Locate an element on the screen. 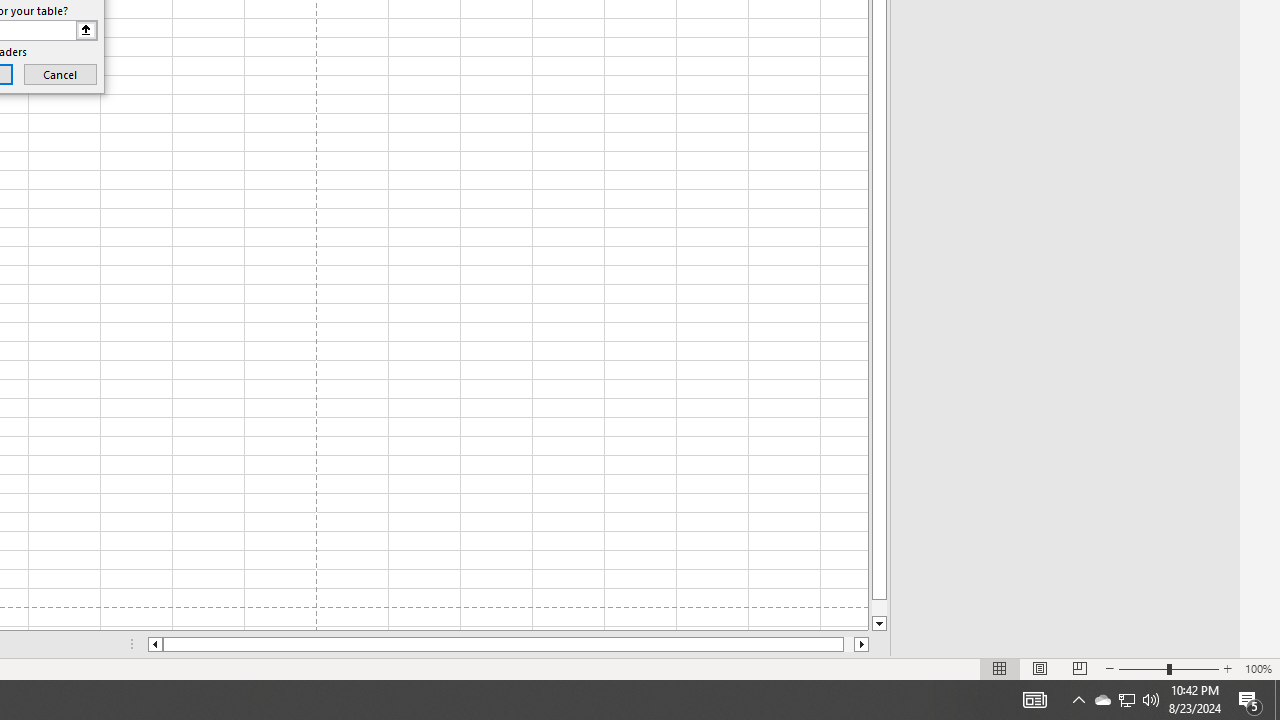  'Line down' is located at coordinates (879, 623).